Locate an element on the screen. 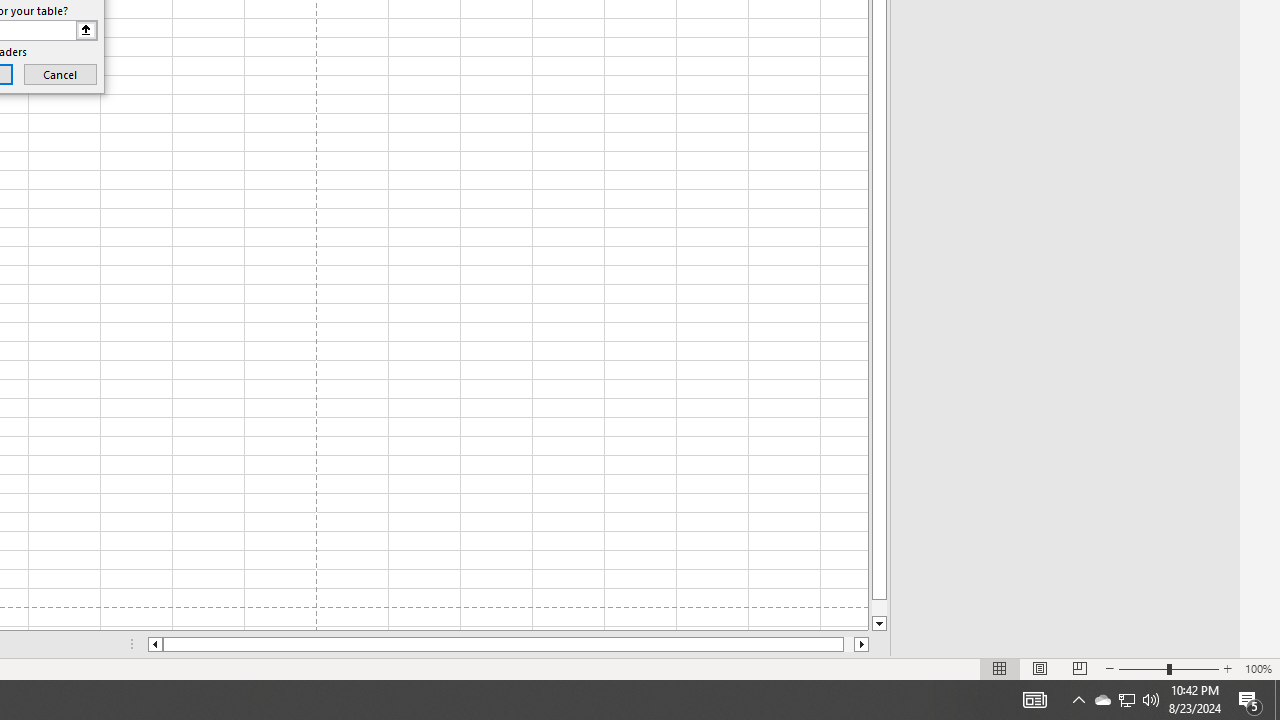  'Line down' is located at coordinates (879, 623).